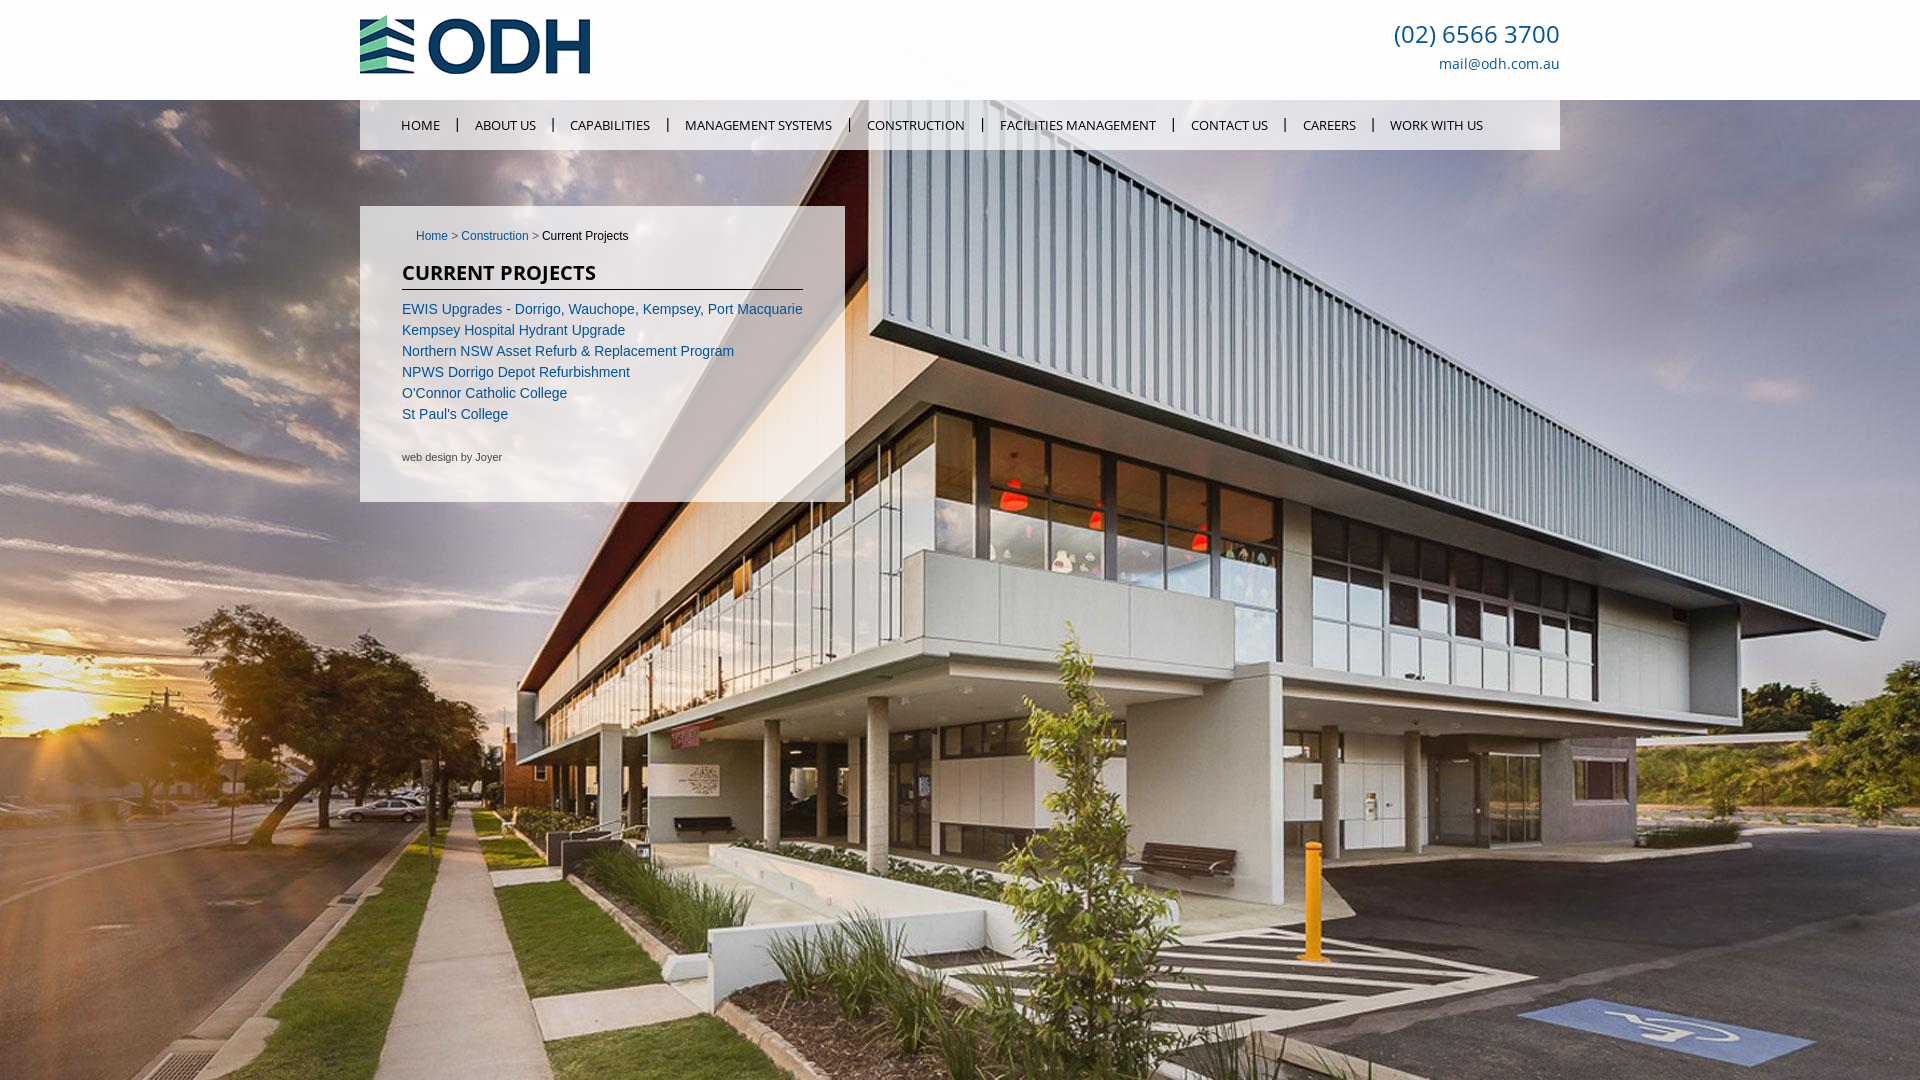 Image resolution: width=1920 pixels, height=1080 pixels. Describe the element at coordinates (1227, 124) in the screenshot. I see `'CONTACT US'` at that location.